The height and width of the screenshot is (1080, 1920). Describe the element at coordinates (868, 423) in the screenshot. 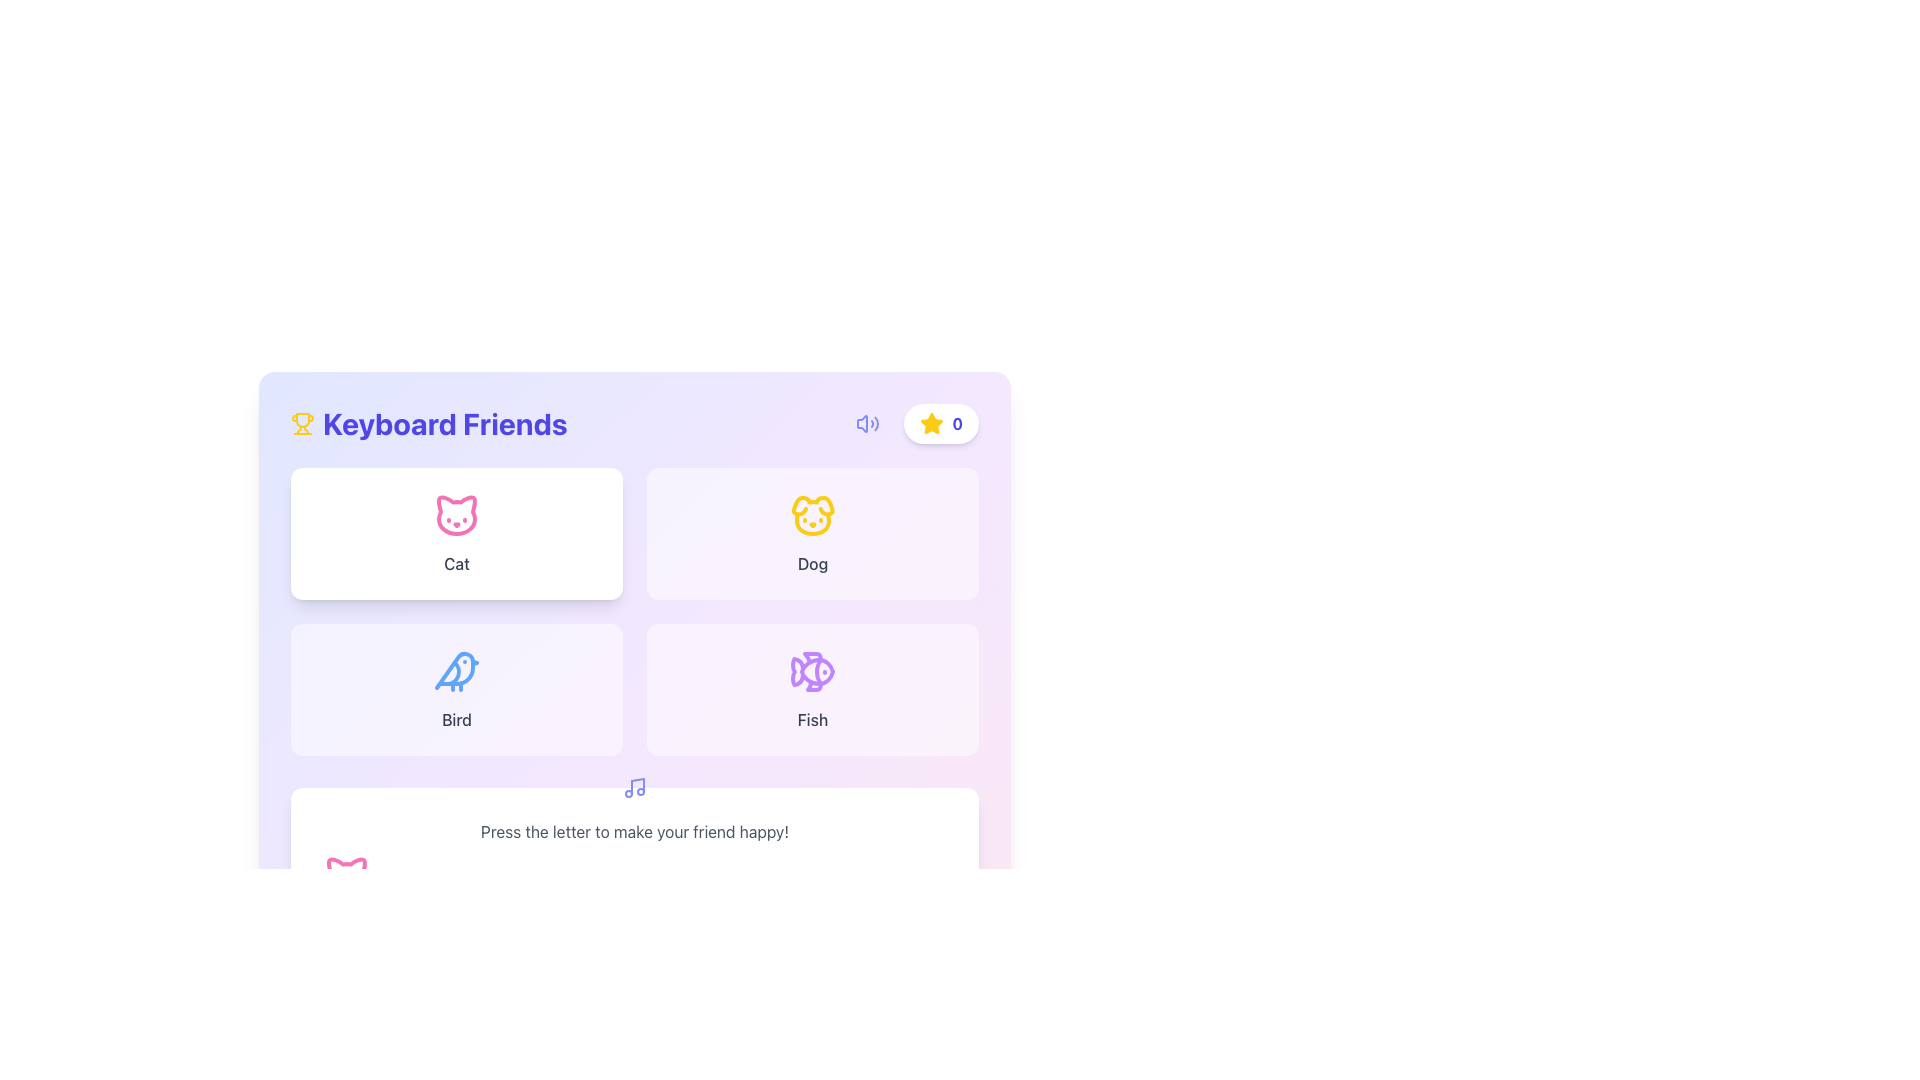

I see `the volume control SVG icon located in the top-right corner of the panel, which is a central component of a rounded, hover-responsive button adjacent to a star icon` at that location.